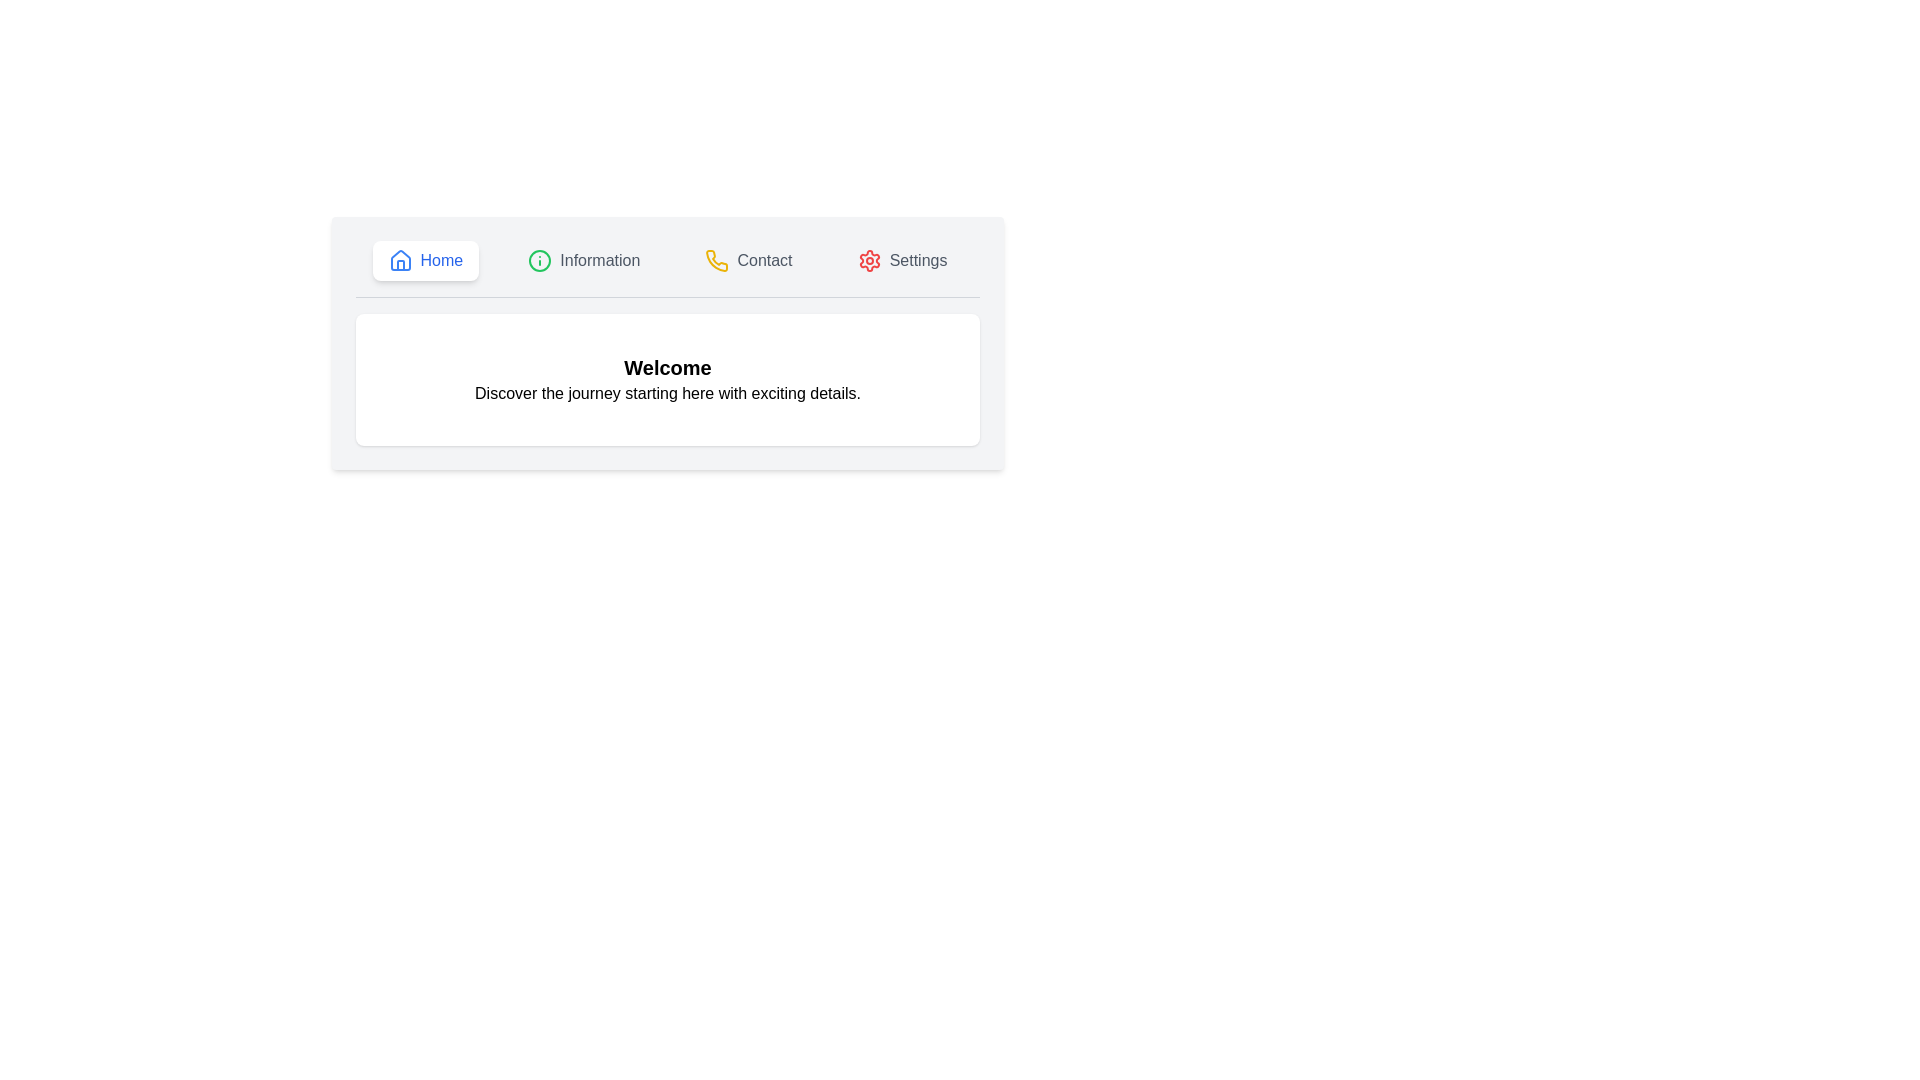 This screenshot has width=1920, height=1080. What do you see at coordinates (667, 393) in the screenshot?
I see `the text element displaying 'Discover the journey starting here with exciting details', which is located beneath the bold title 'Welcome'` at bounding box center [667, 393].